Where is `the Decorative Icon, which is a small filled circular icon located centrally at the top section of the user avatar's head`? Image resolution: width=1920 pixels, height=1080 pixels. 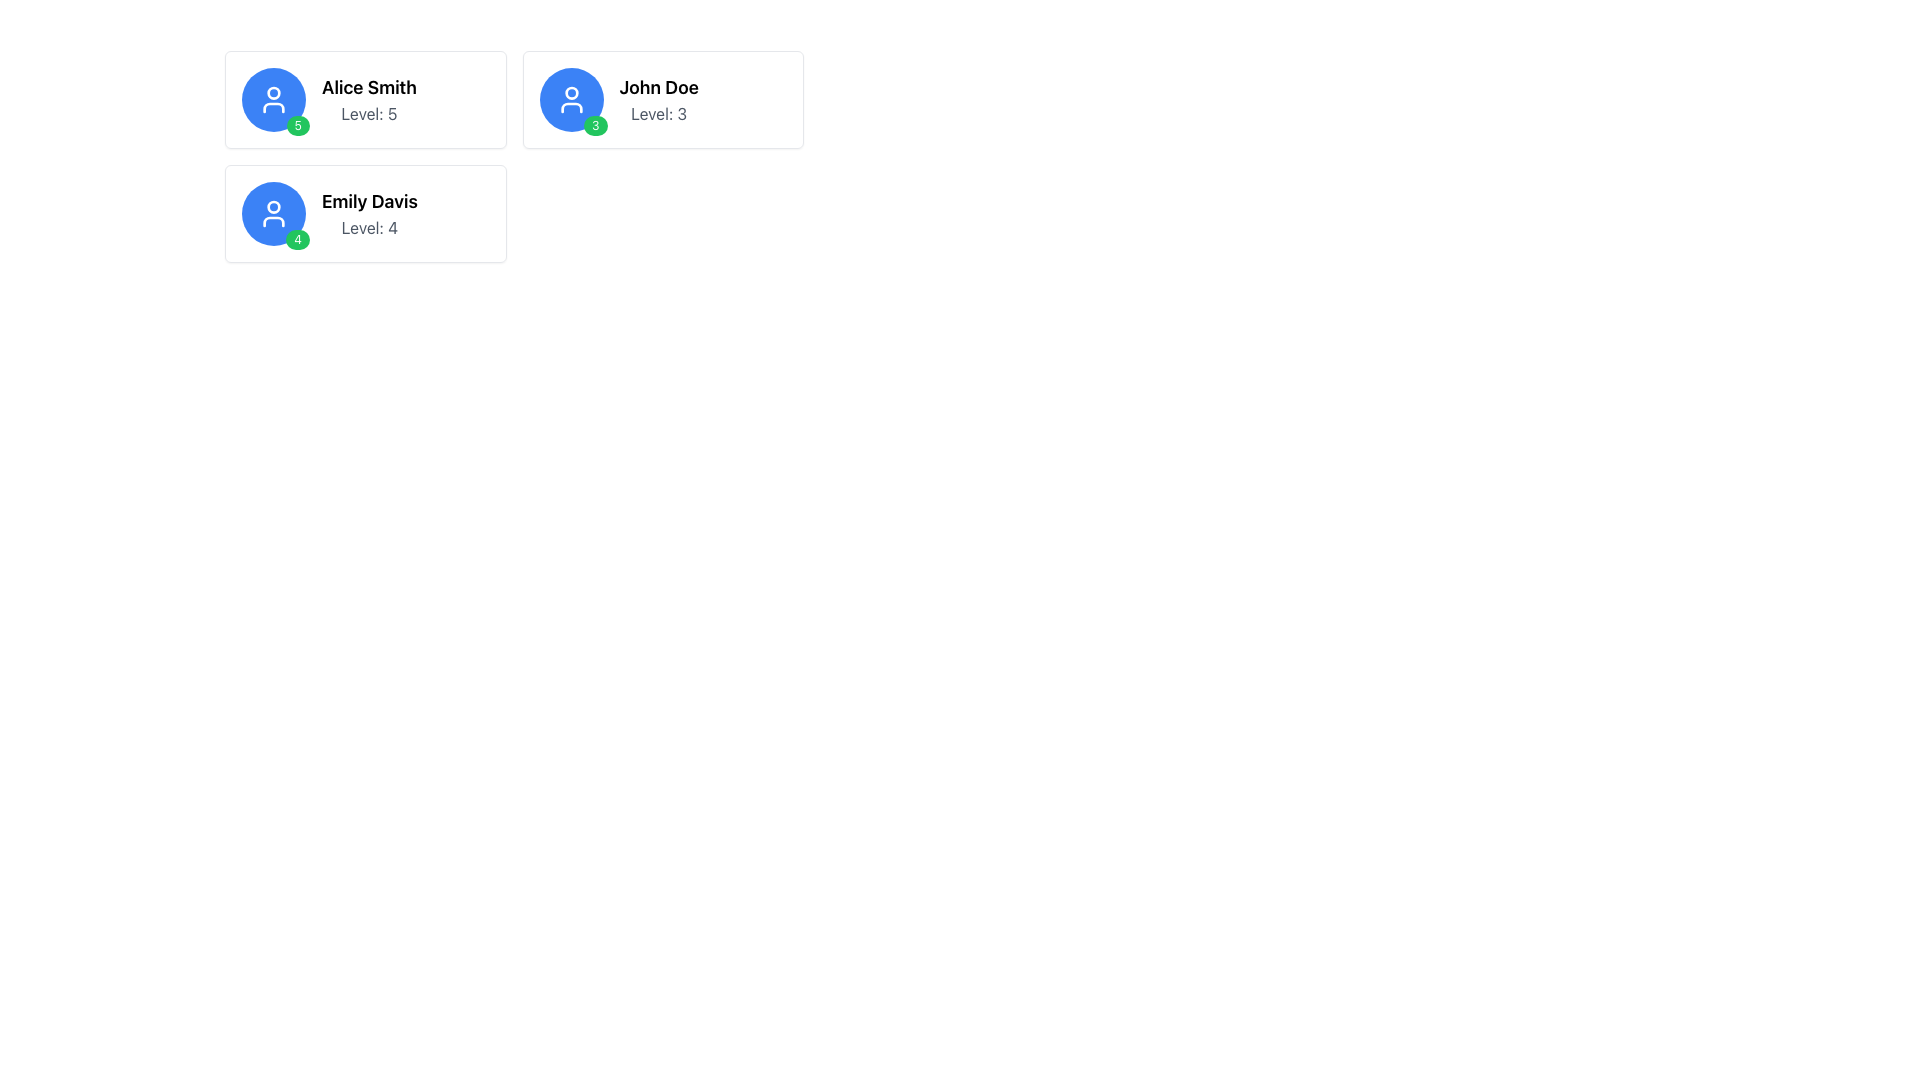
the Decorative Icon, which is a small filled circular icon located centrally at the top section of the user avatar's head is located at coordinates (272, 92).